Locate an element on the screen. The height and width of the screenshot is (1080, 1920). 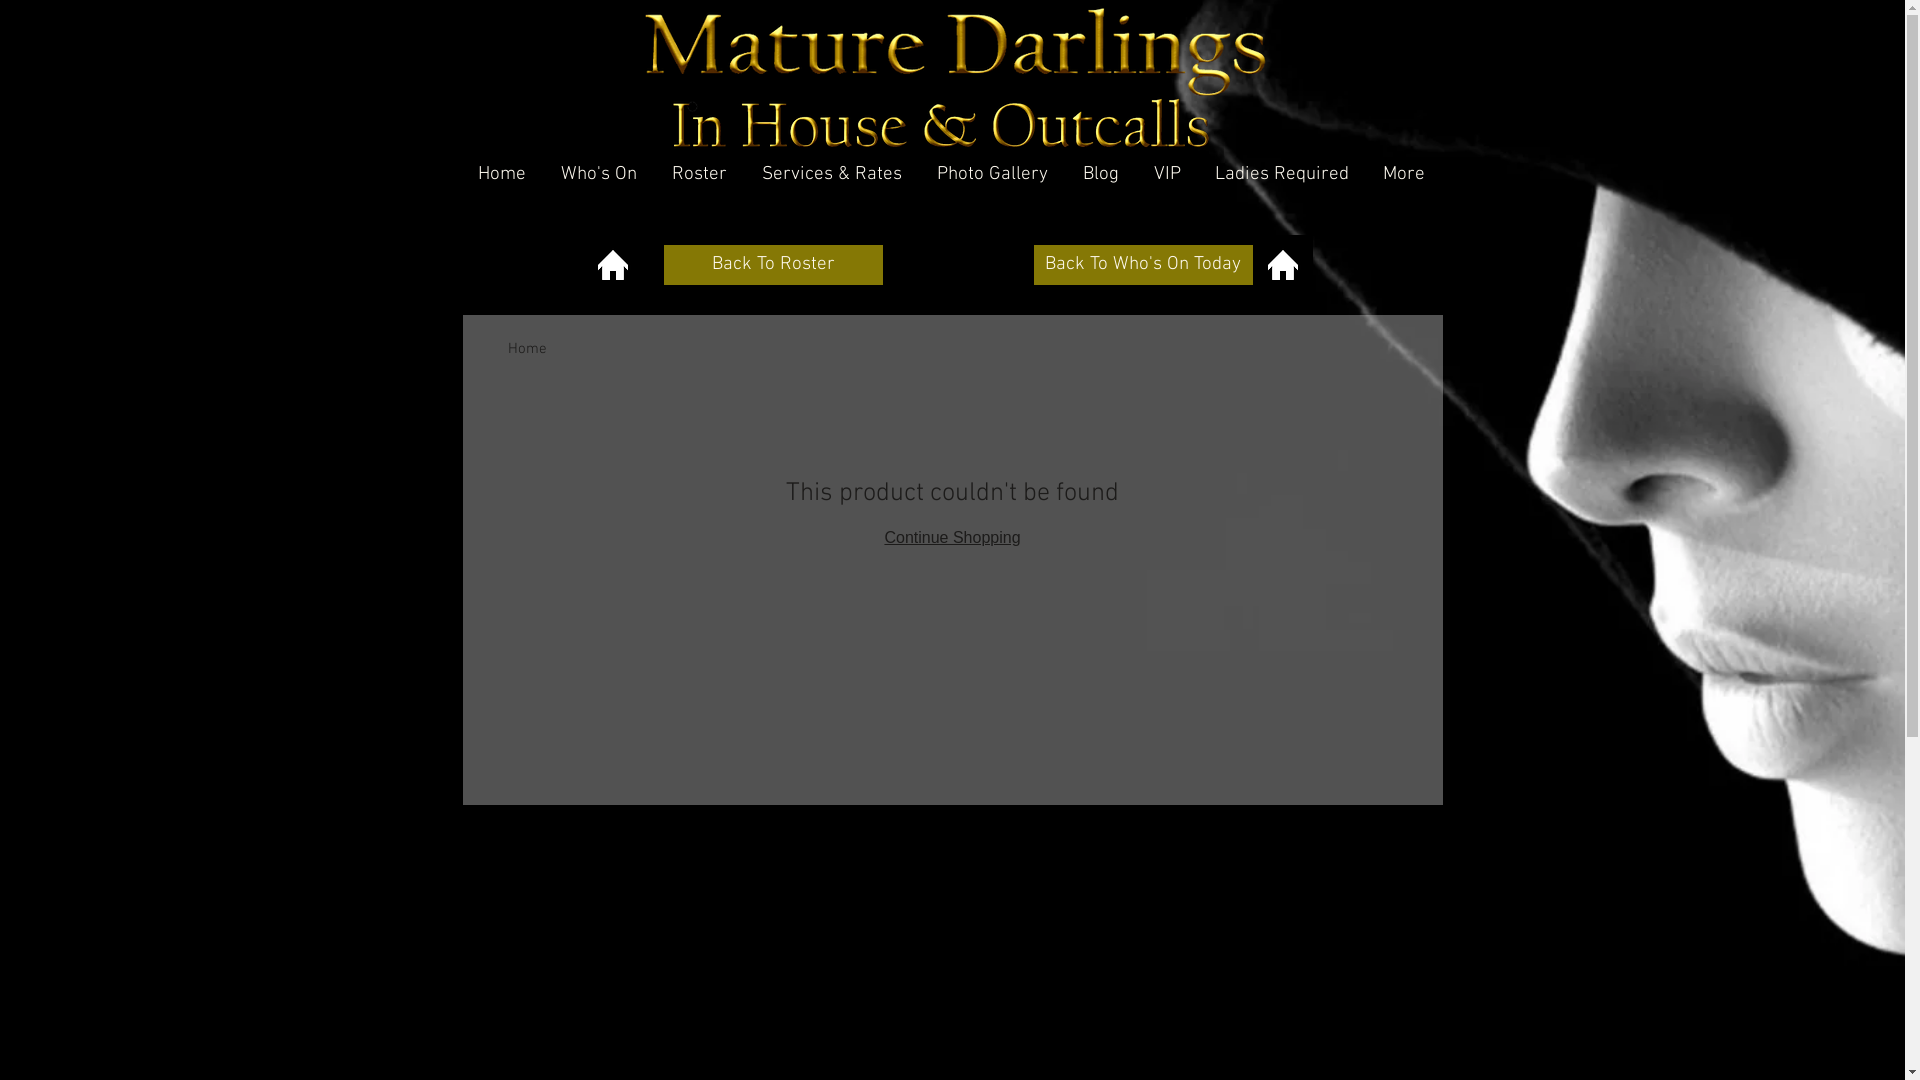
'Home' is located at coordinates (527, 347).